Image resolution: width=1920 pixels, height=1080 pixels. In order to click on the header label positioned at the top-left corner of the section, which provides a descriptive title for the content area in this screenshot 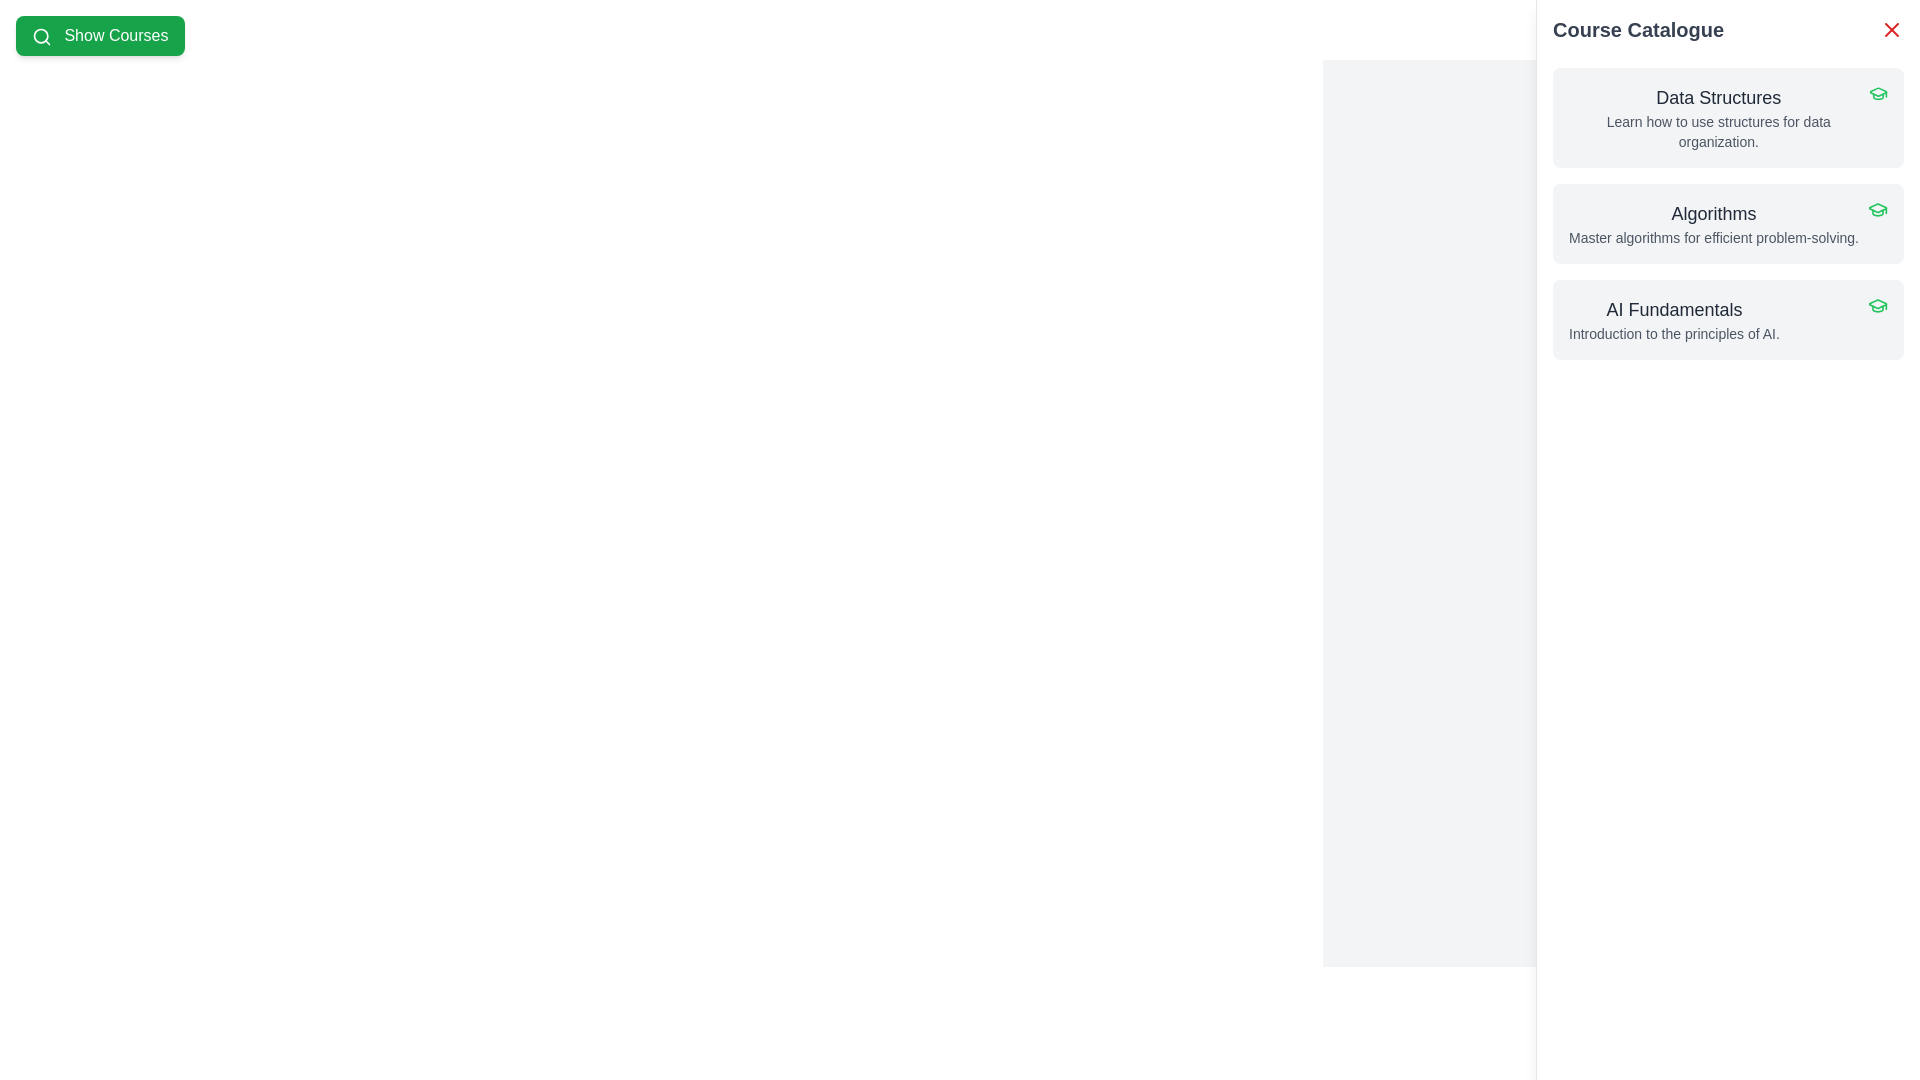, I will do `click(1638, 30)`.